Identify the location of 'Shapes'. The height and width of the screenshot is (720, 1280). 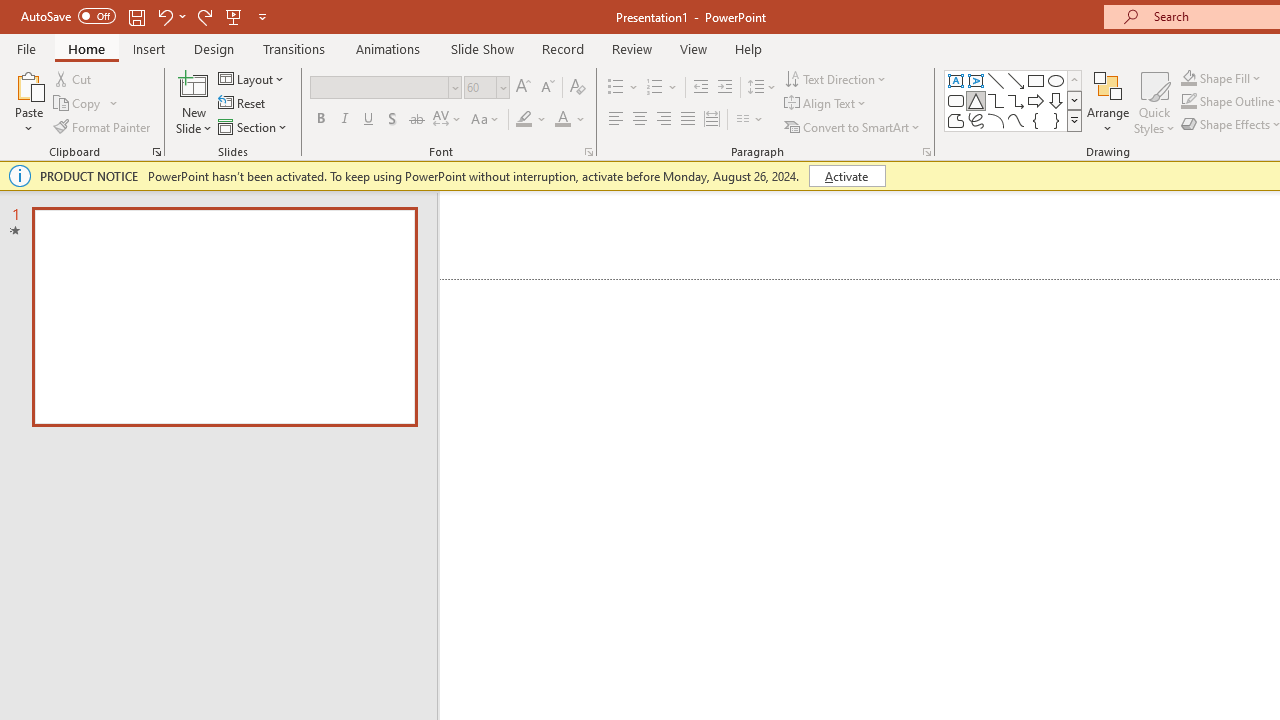
(1073, 120).